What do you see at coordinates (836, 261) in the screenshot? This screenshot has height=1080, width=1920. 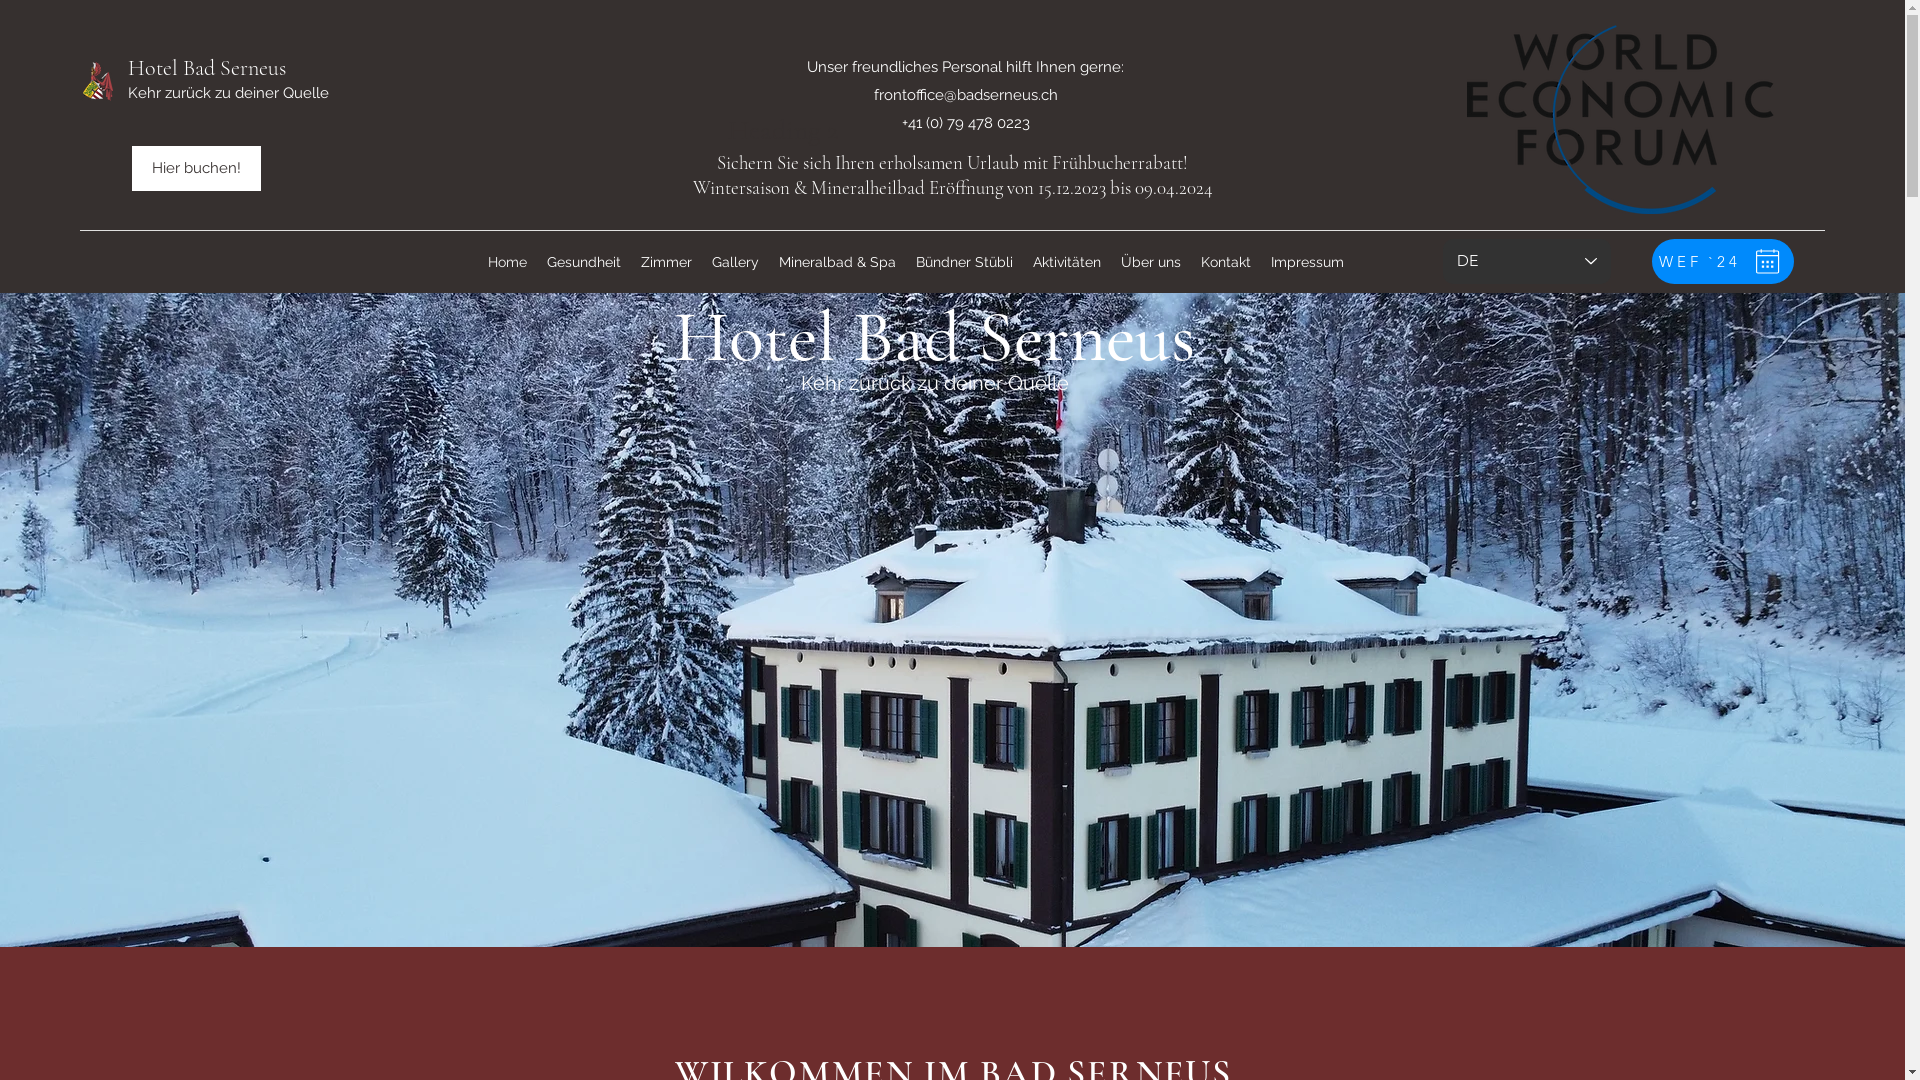 I see `'Mineralbad & Spa'` at bounding box center [836, 261].